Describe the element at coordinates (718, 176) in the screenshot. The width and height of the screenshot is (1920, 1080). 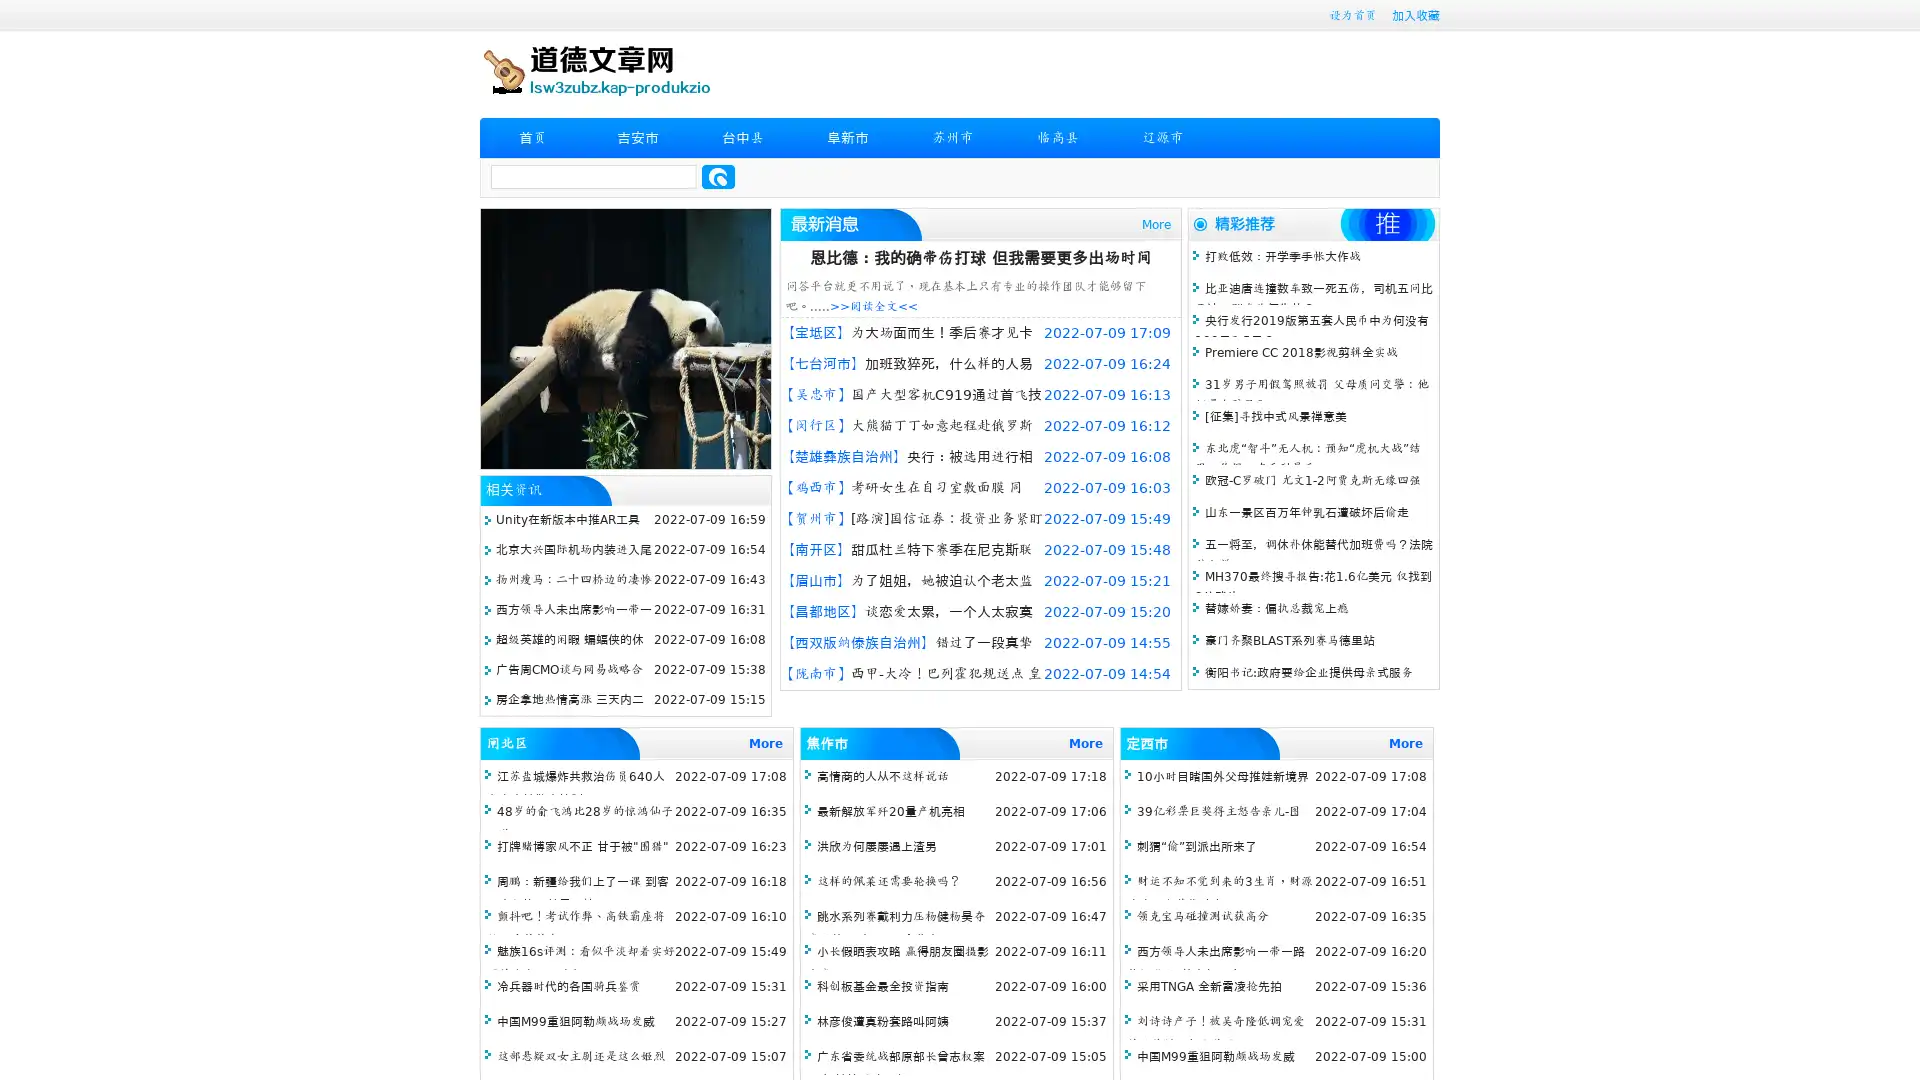
I see `Search` at that location.